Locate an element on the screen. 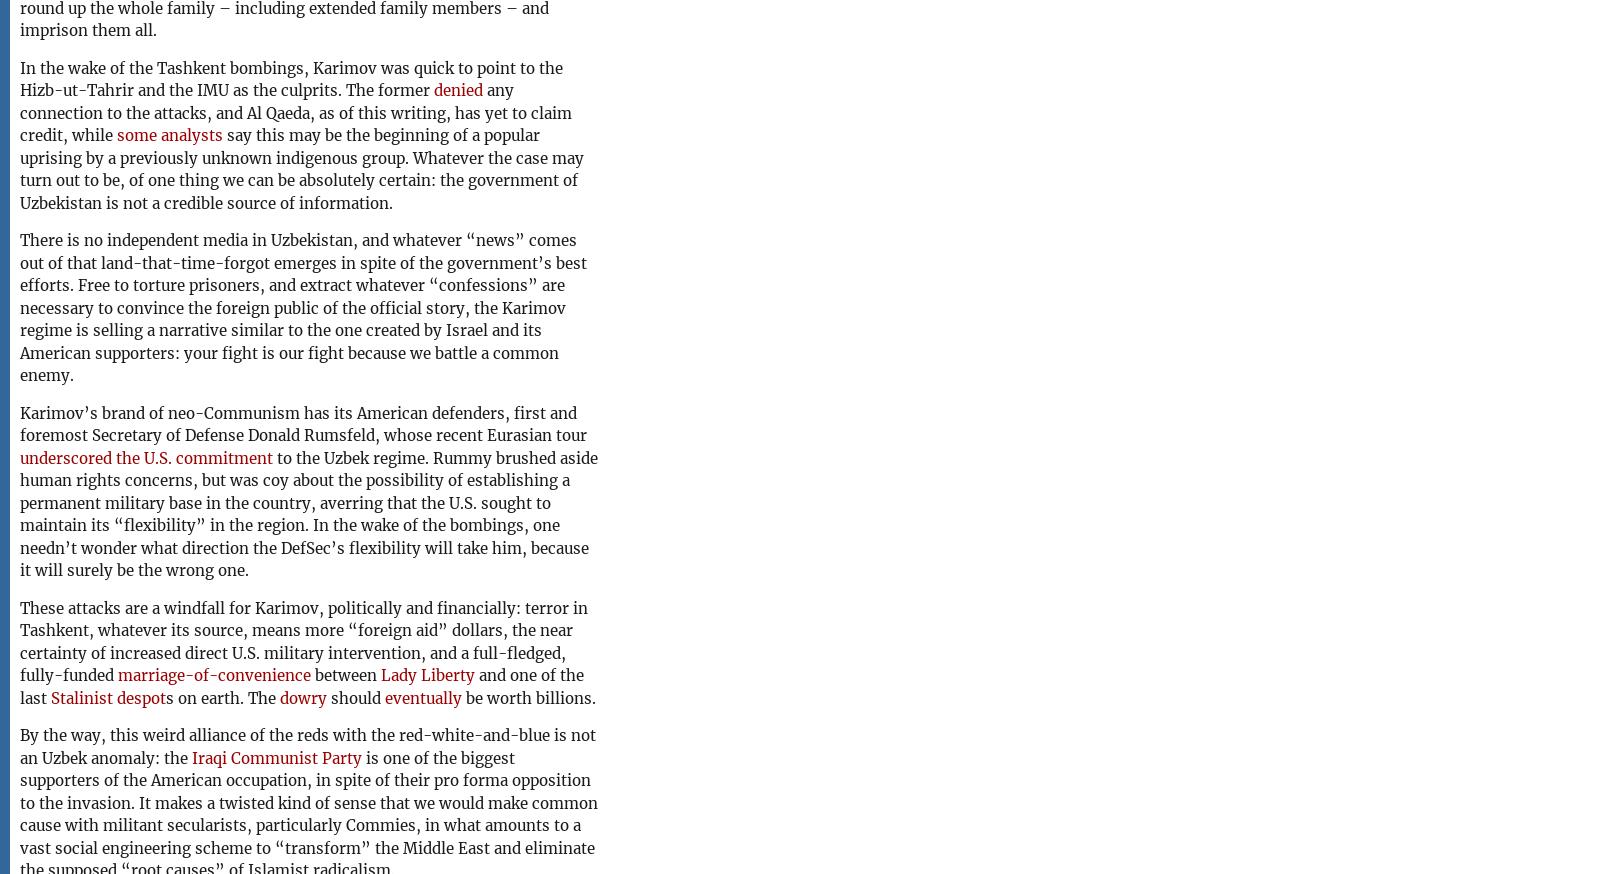  'should' is located at coordinates (327, 697).